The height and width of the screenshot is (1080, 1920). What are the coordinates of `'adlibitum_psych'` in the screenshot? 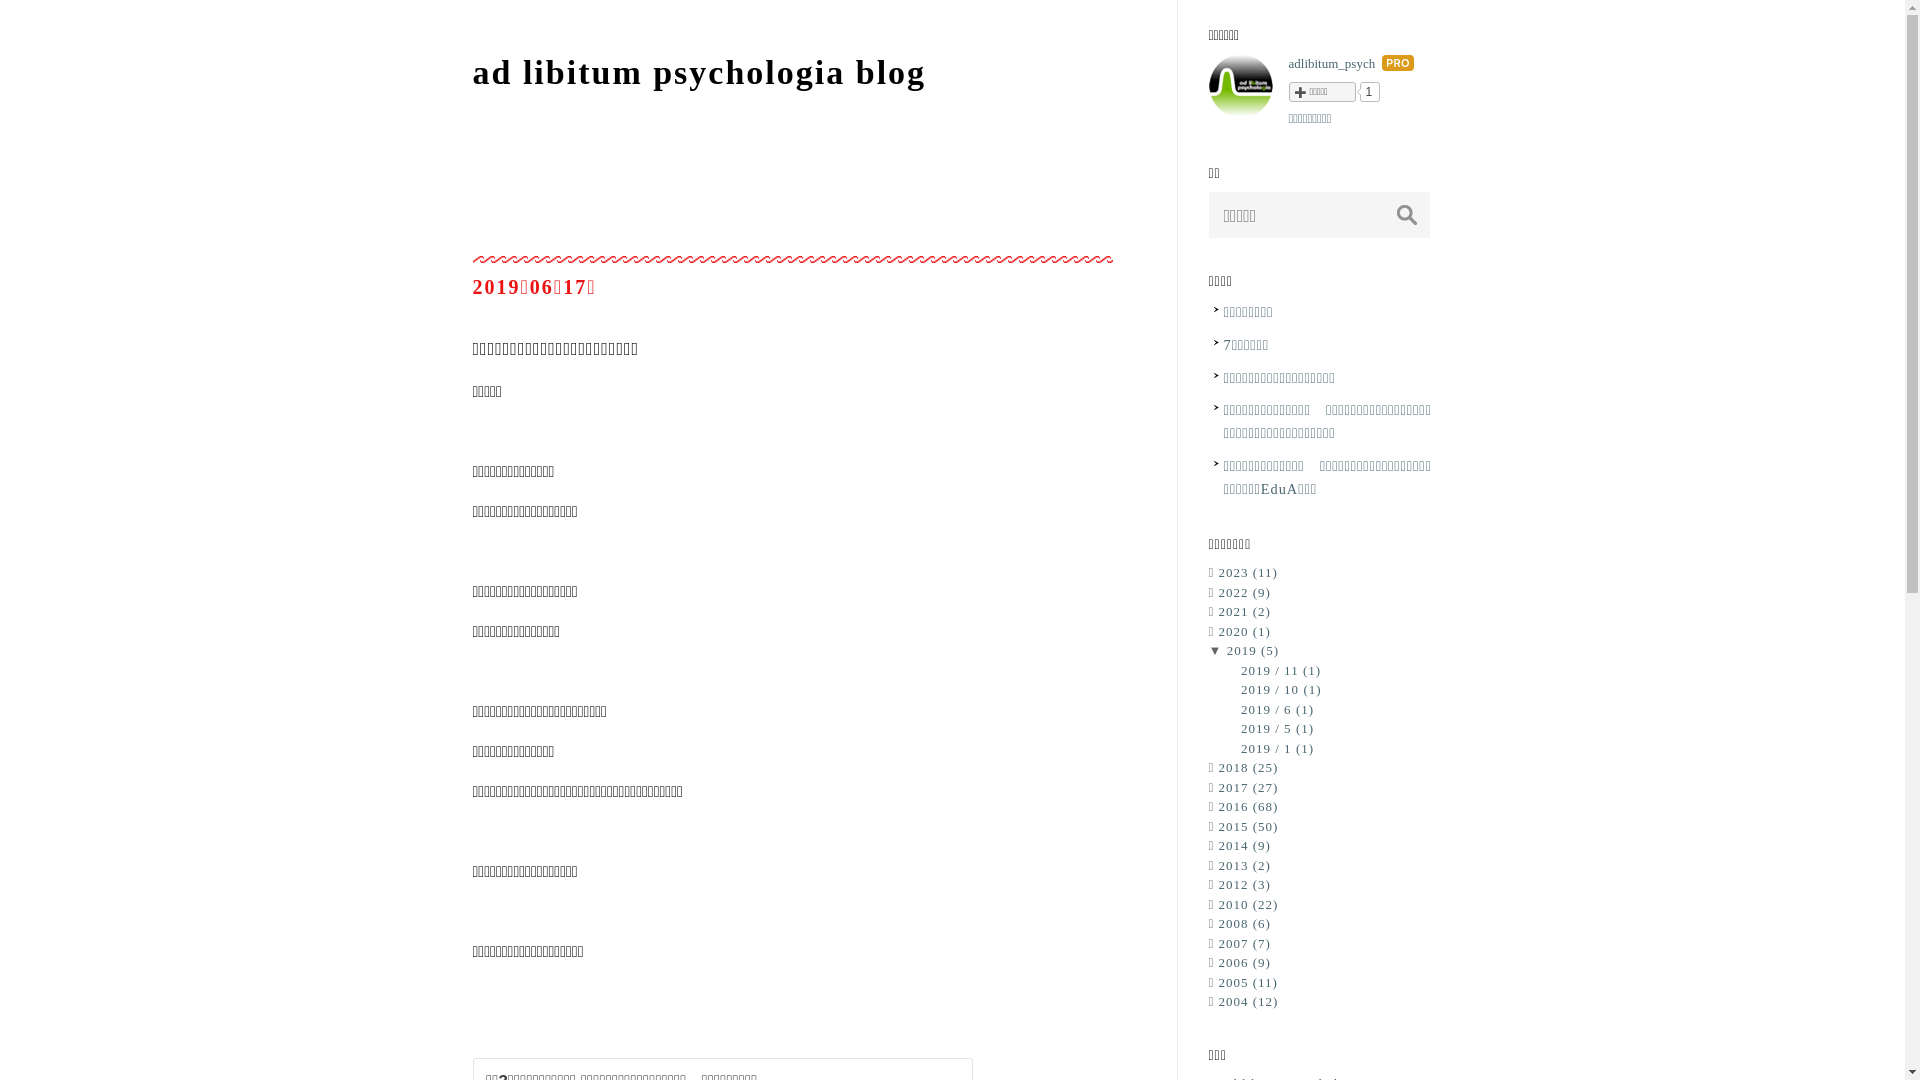 It's located at (1287, 62).